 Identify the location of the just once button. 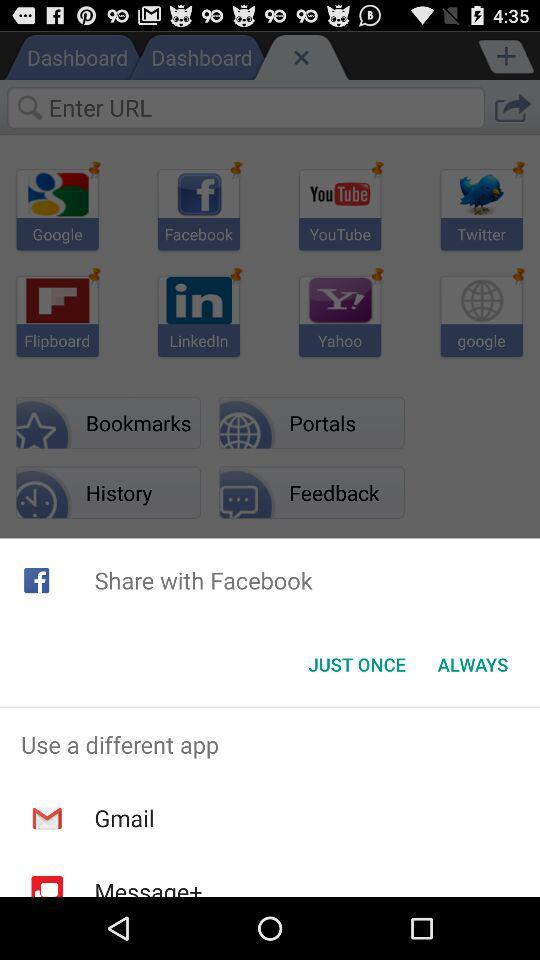
(356, 664).